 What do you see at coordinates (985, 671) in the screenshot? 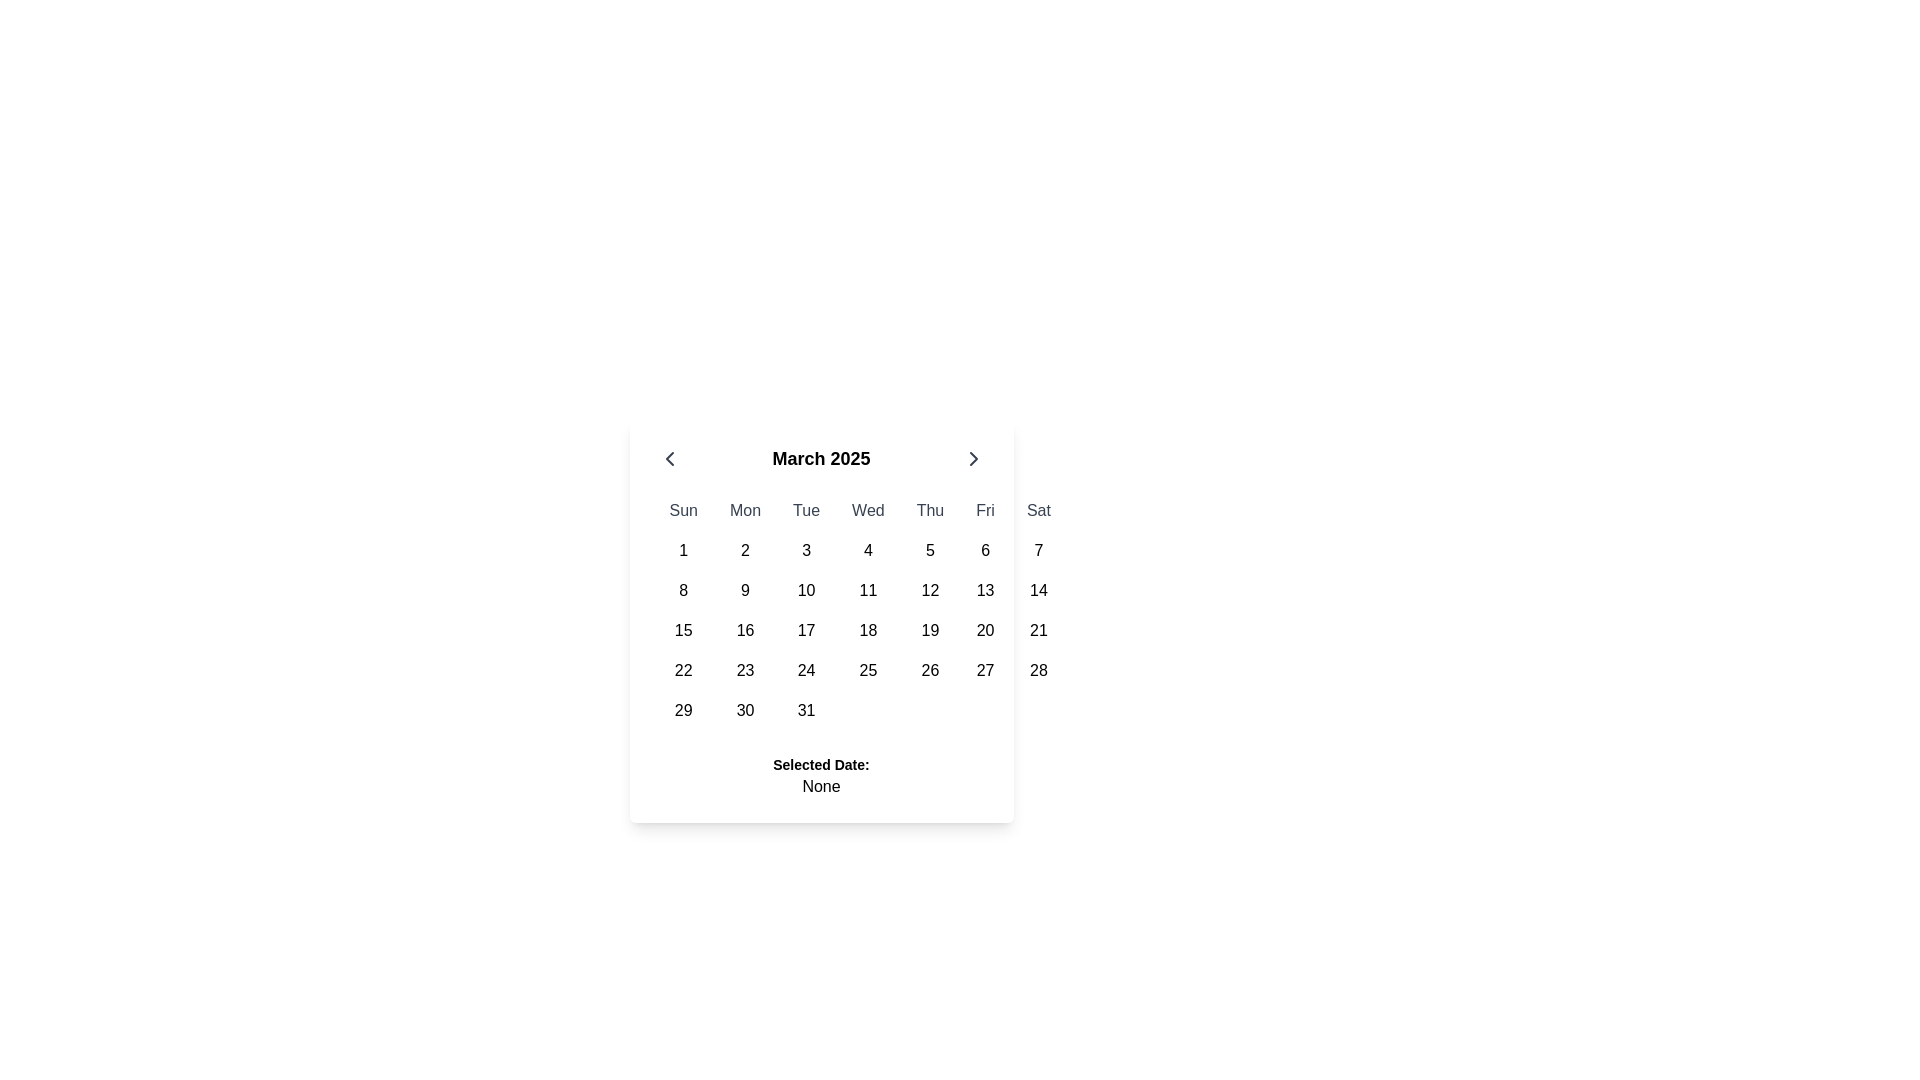
I see `the Text button displaying the number '27'` at bounding box center [985, 671].